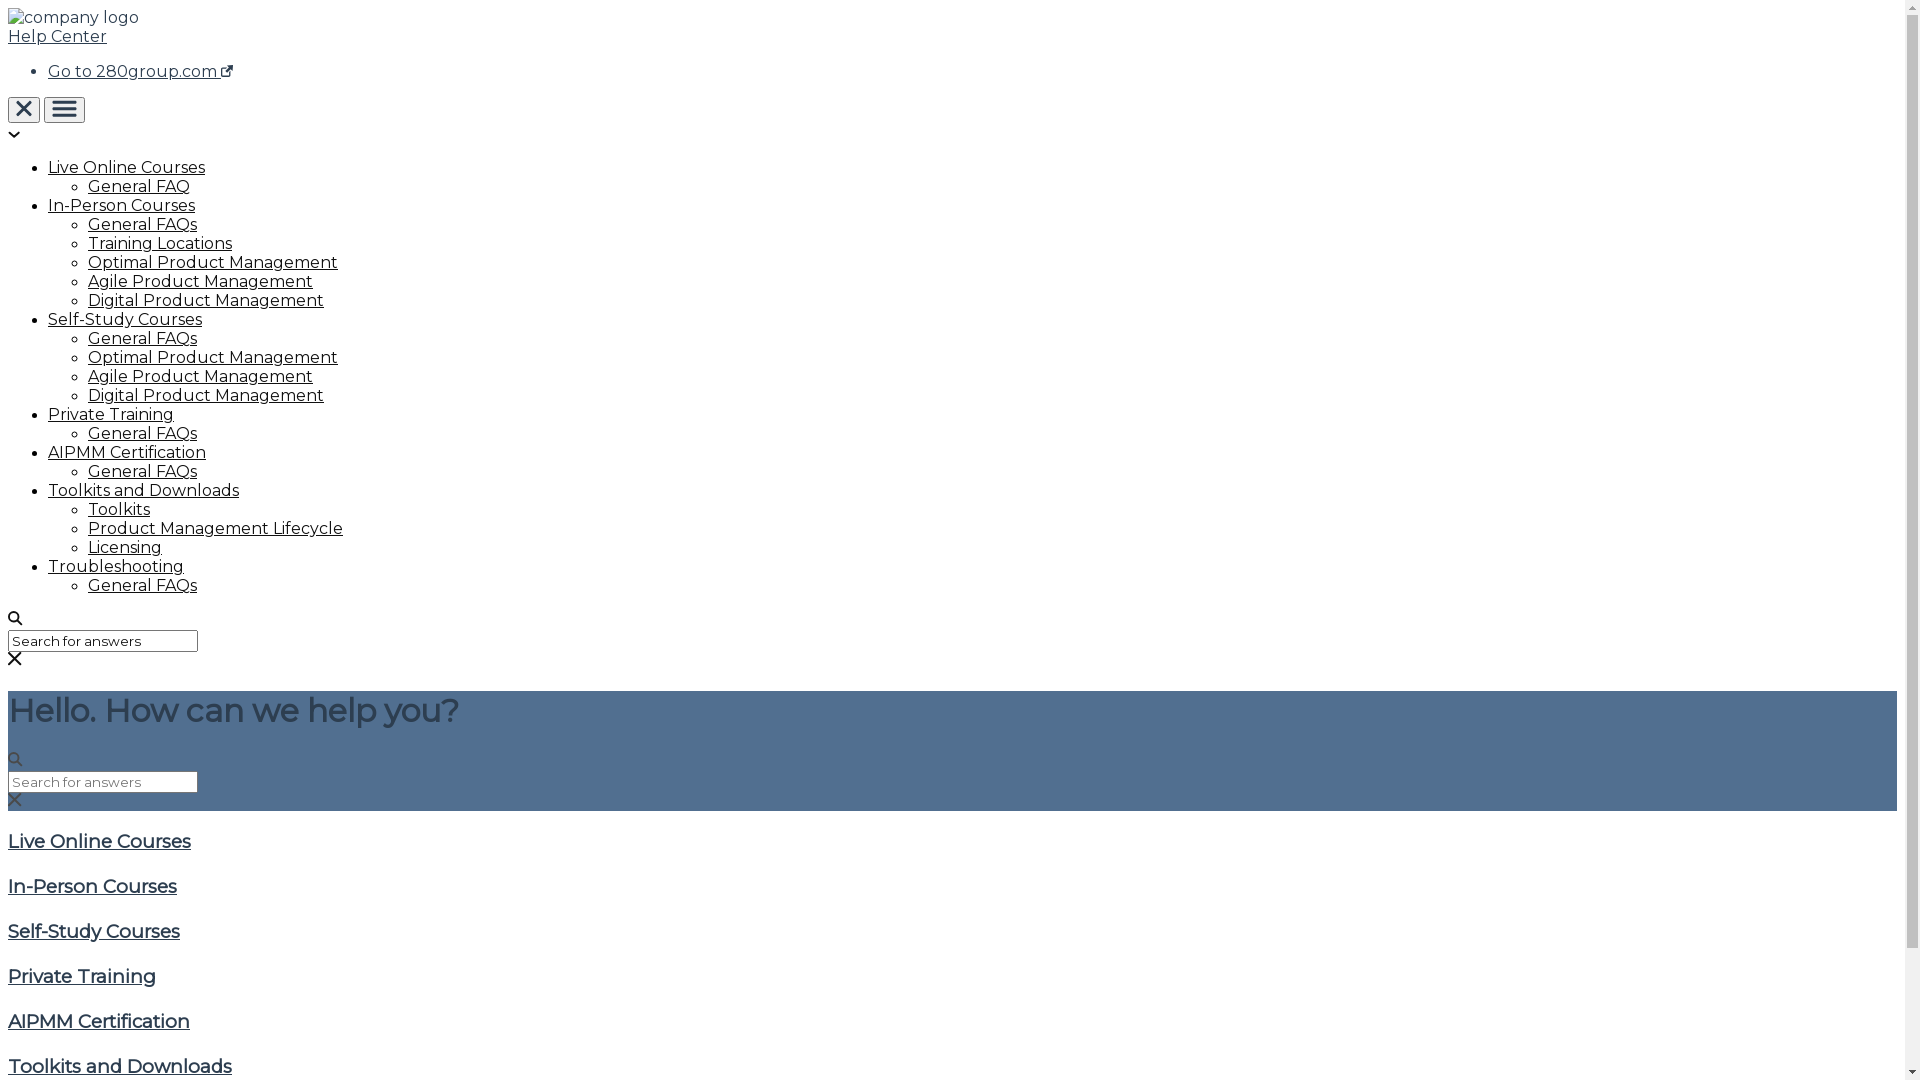 The image size is (1920, 1080). What do you see at coordinates (114, 566) in the screenshot?
I see `'Troubleshooting'` at bounding box center [114, 566].